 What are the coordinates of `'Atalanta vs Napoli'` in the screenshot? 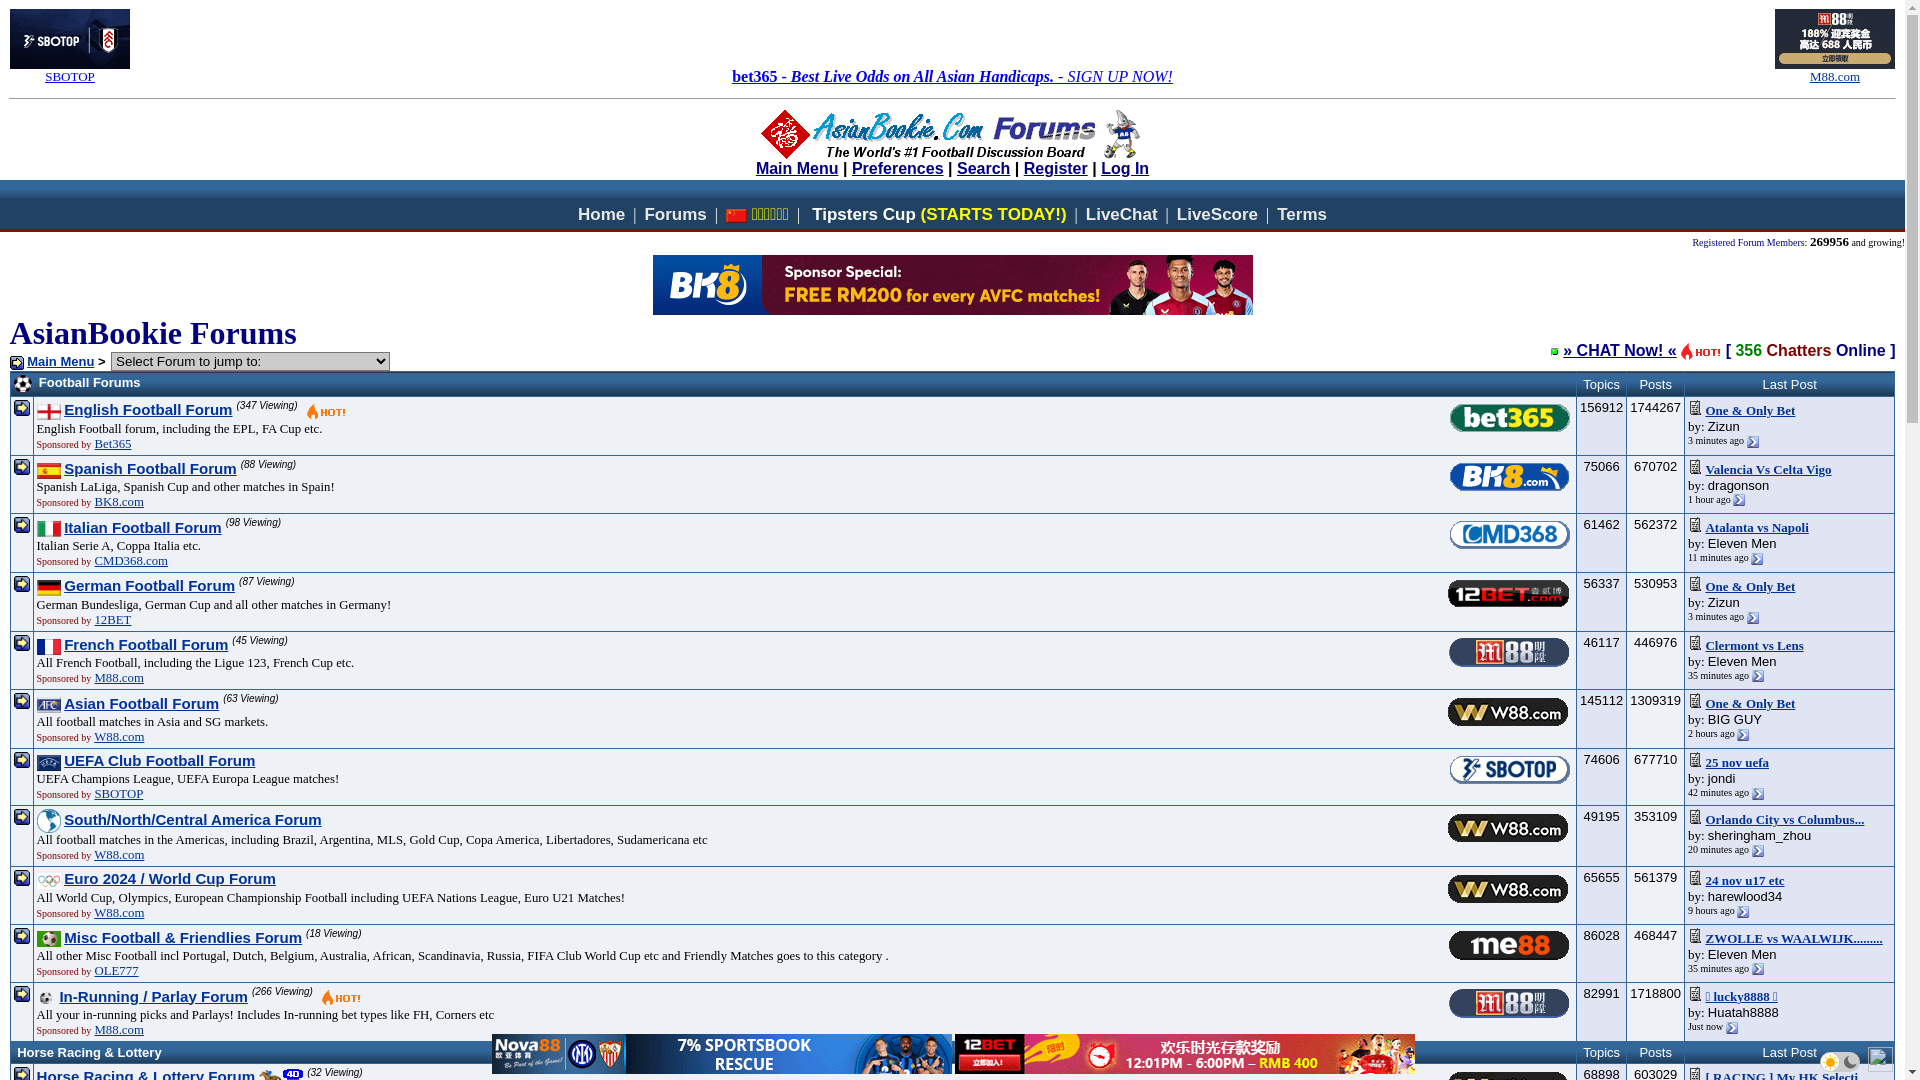 It's located at (1703, 527).